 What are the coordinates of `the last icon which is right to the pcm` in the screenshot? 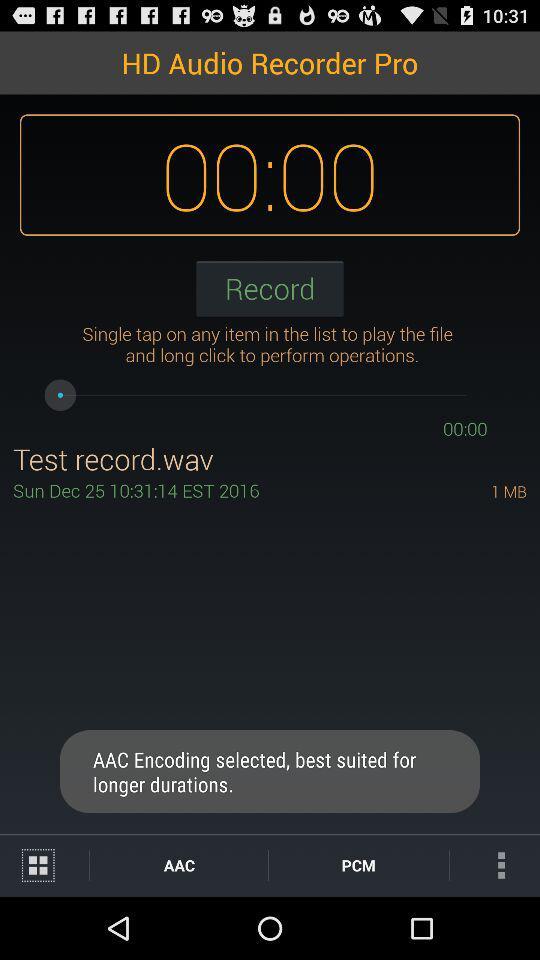 It's located at (494, 864).